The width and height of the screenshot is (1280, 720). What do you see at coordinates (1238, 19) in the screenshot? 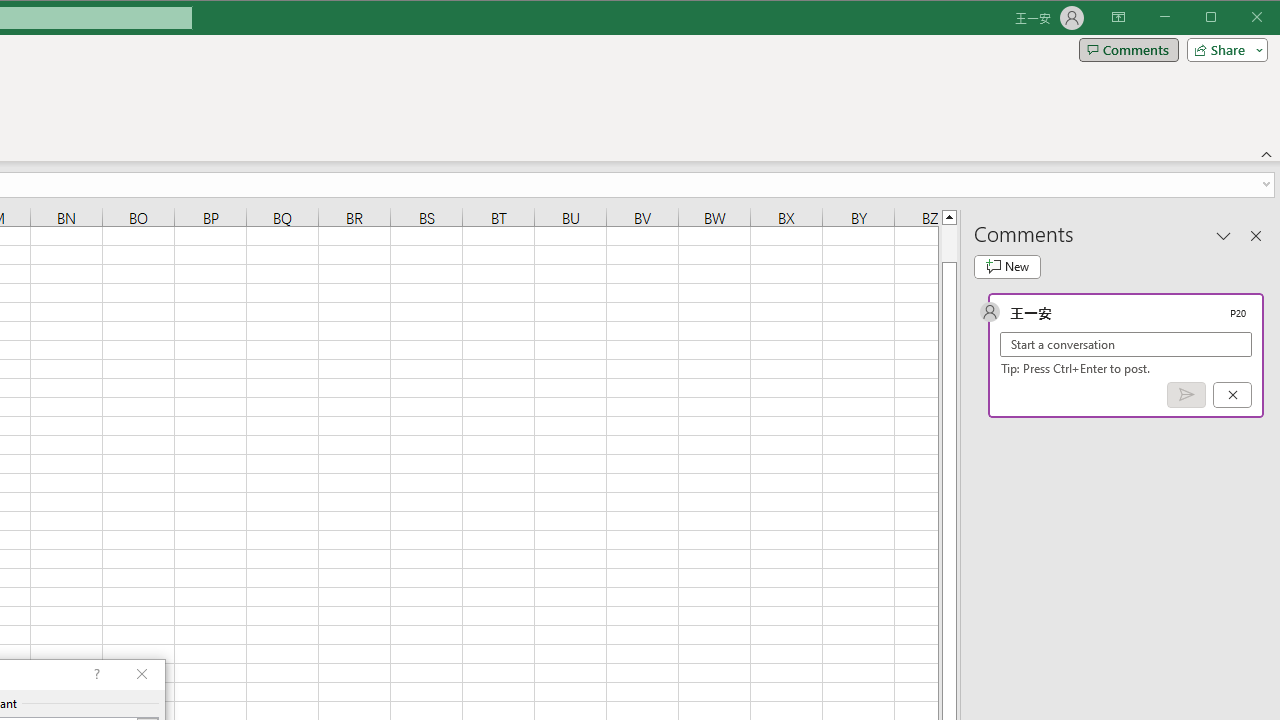
I see `'Maximize'` at bounding box center [1238, 19].